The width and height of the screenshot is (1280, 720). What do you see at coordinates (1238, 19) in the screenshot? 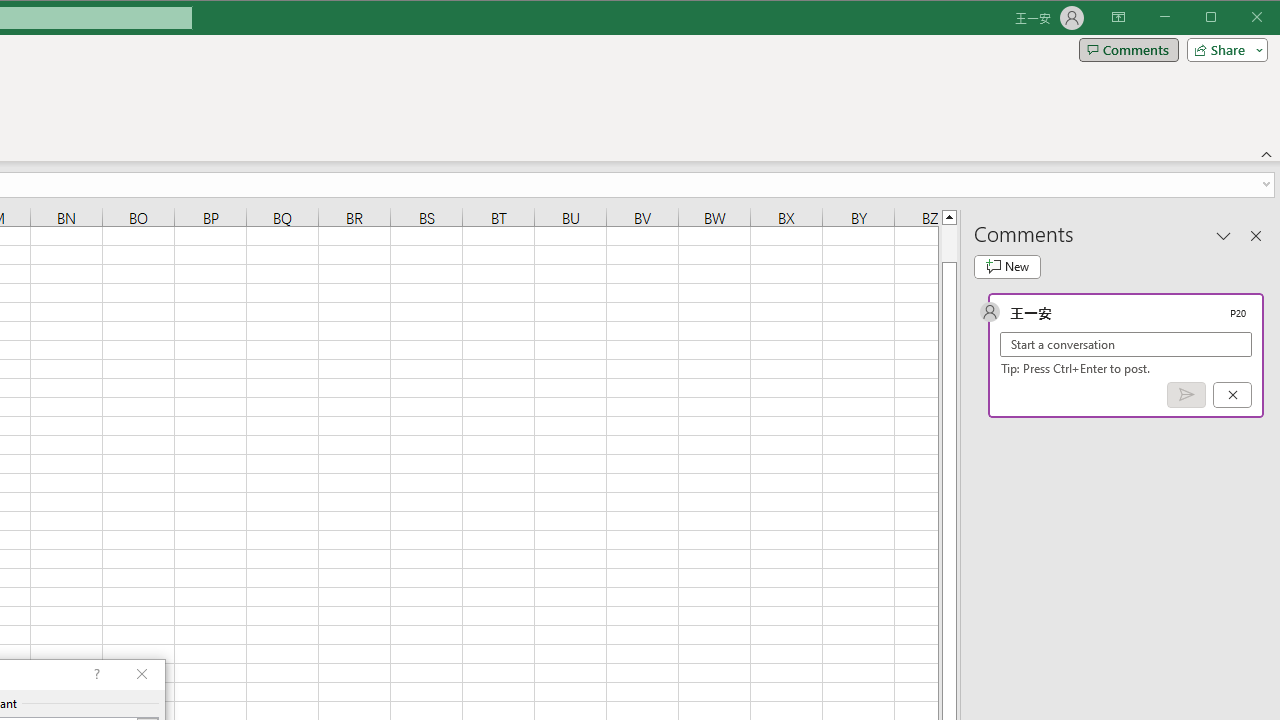
I see `'Maximize'` at bounding box center [1238, 19].